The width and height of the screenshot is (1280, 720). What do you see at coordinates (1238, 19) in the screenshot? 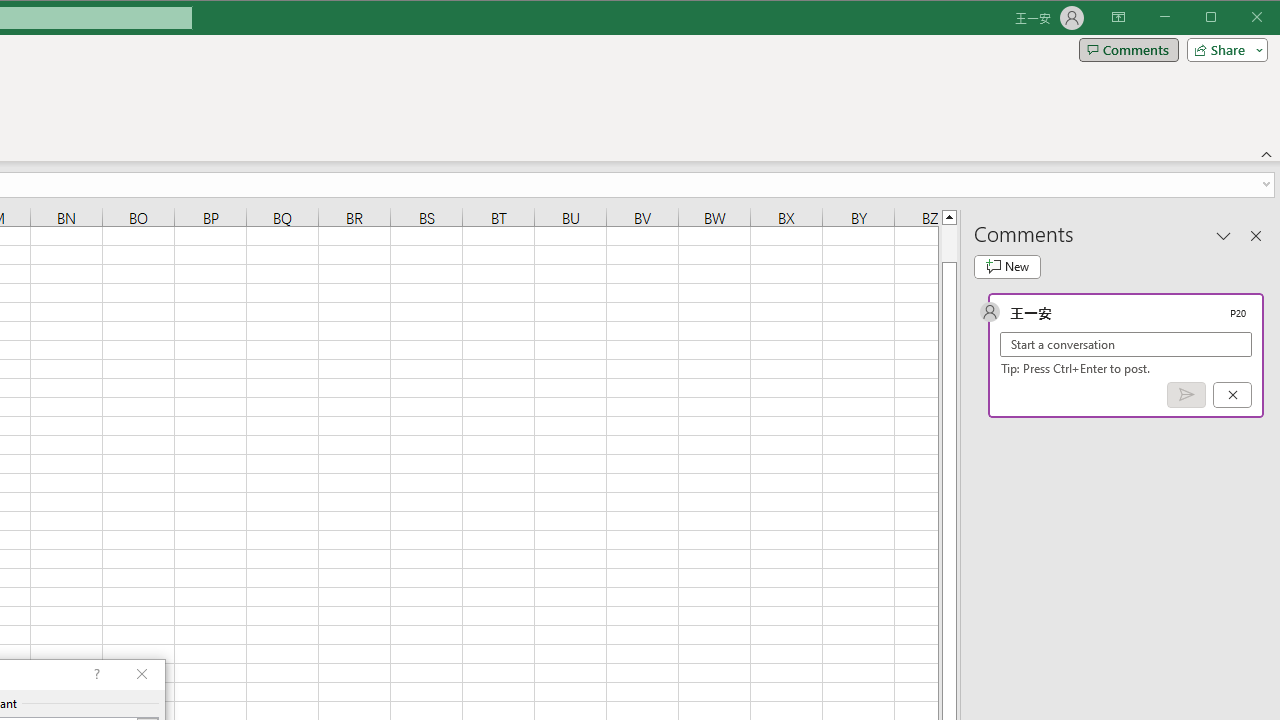
I see `'Maximize'` at bounding box center [1238, 19].